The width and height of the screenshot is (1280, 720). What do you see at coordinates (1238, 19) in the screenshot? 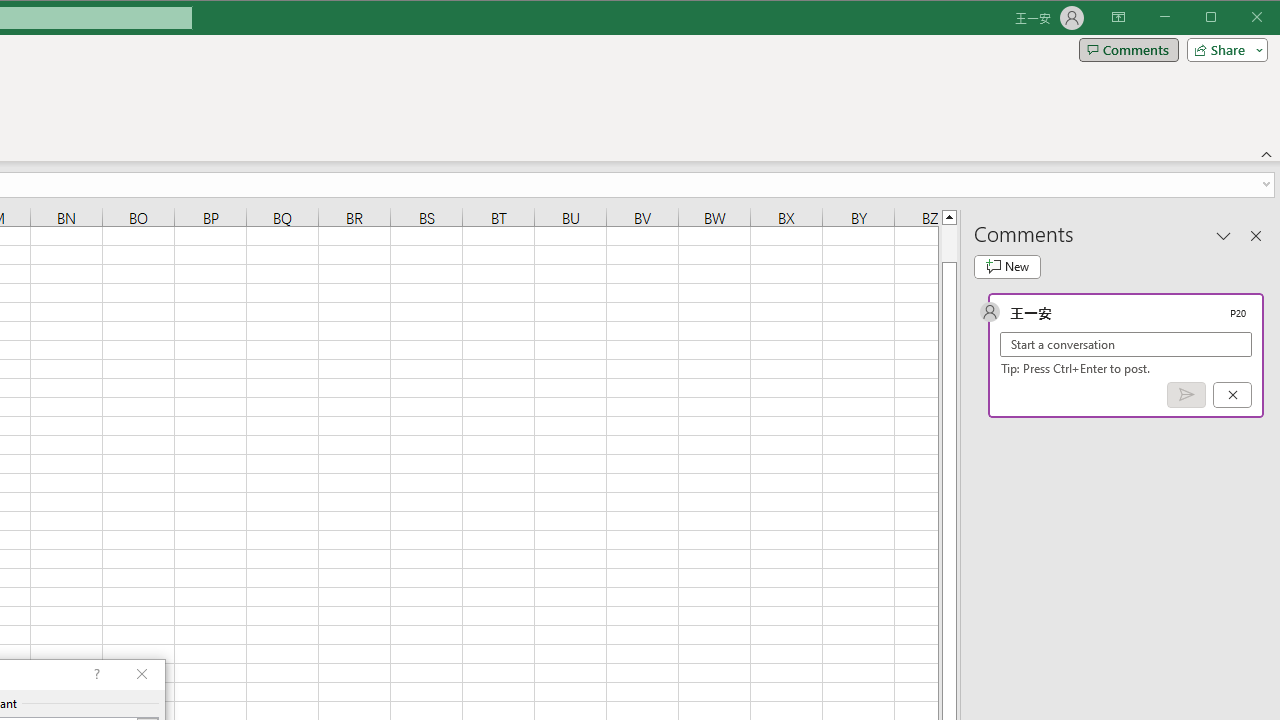
I see `'Maximize'` at bounding box center [1238, 19].